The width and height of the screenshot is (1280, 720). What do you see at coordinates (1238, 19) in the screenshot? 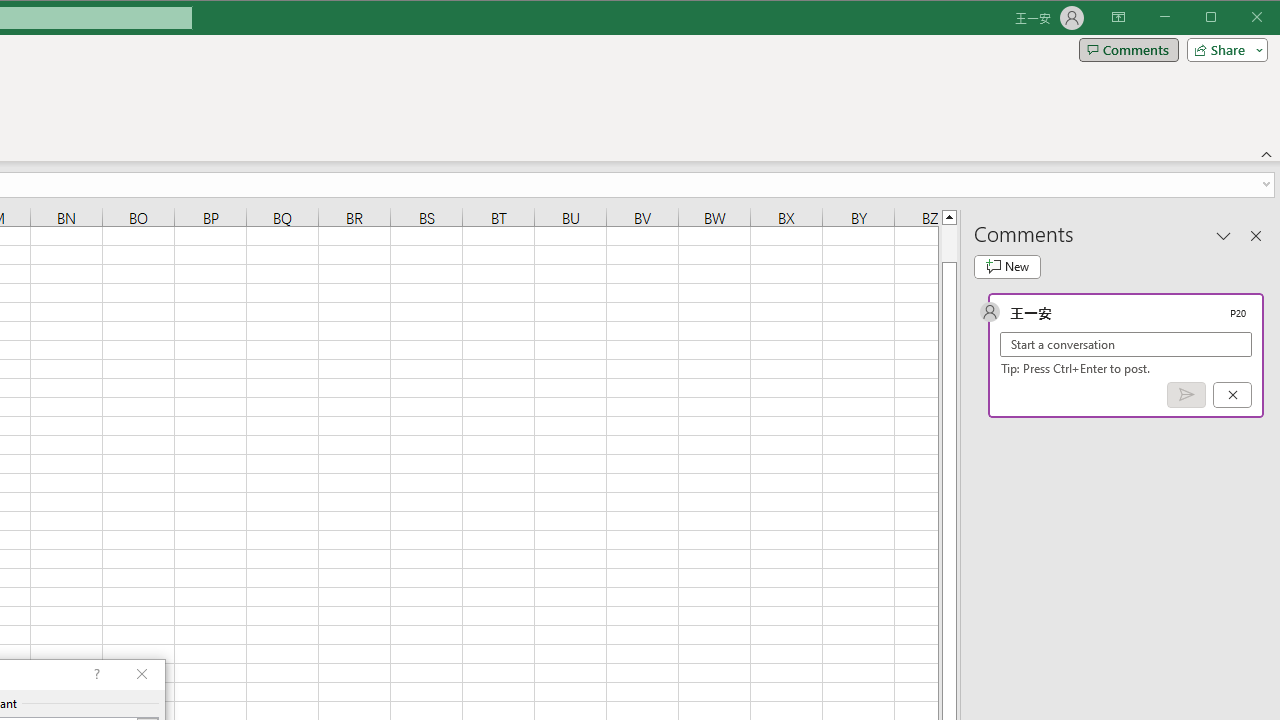
I see `'Maximize'` at bounding box center [1238, 19].